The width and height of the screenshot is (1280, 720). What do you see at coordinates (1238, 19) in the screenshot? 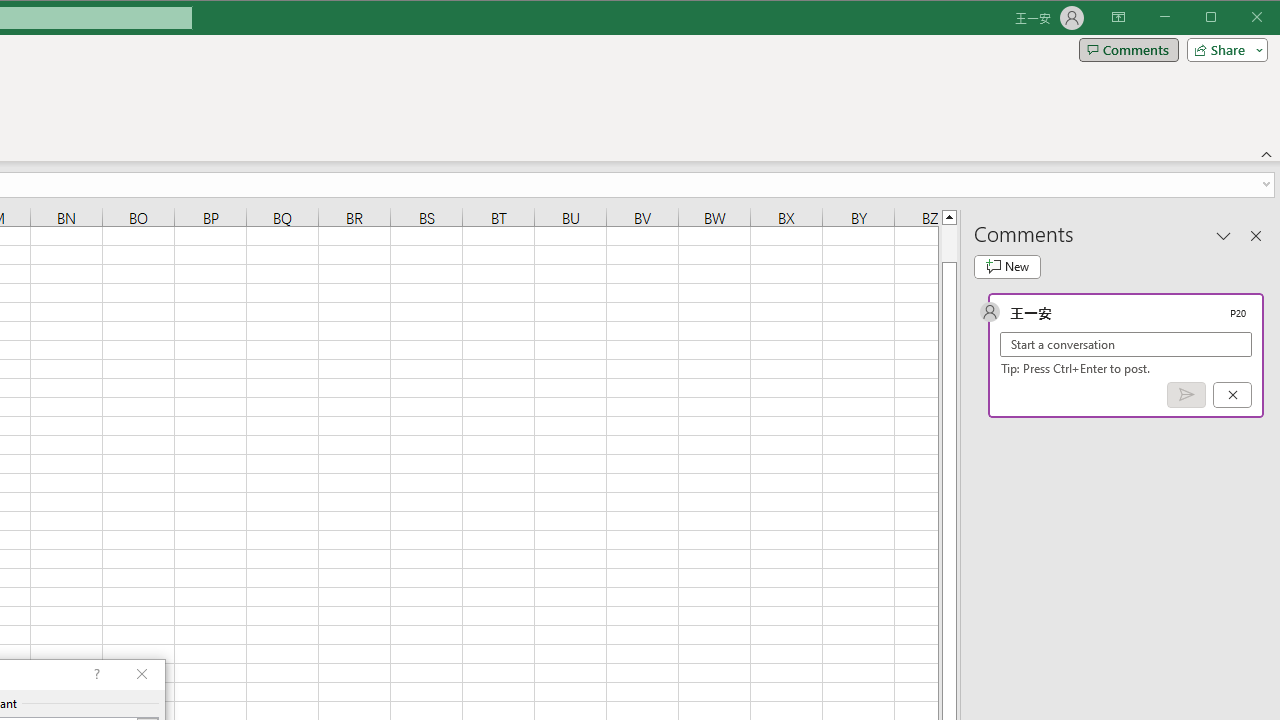
I see `'Maximize'` at bounding box center [1238, 19].